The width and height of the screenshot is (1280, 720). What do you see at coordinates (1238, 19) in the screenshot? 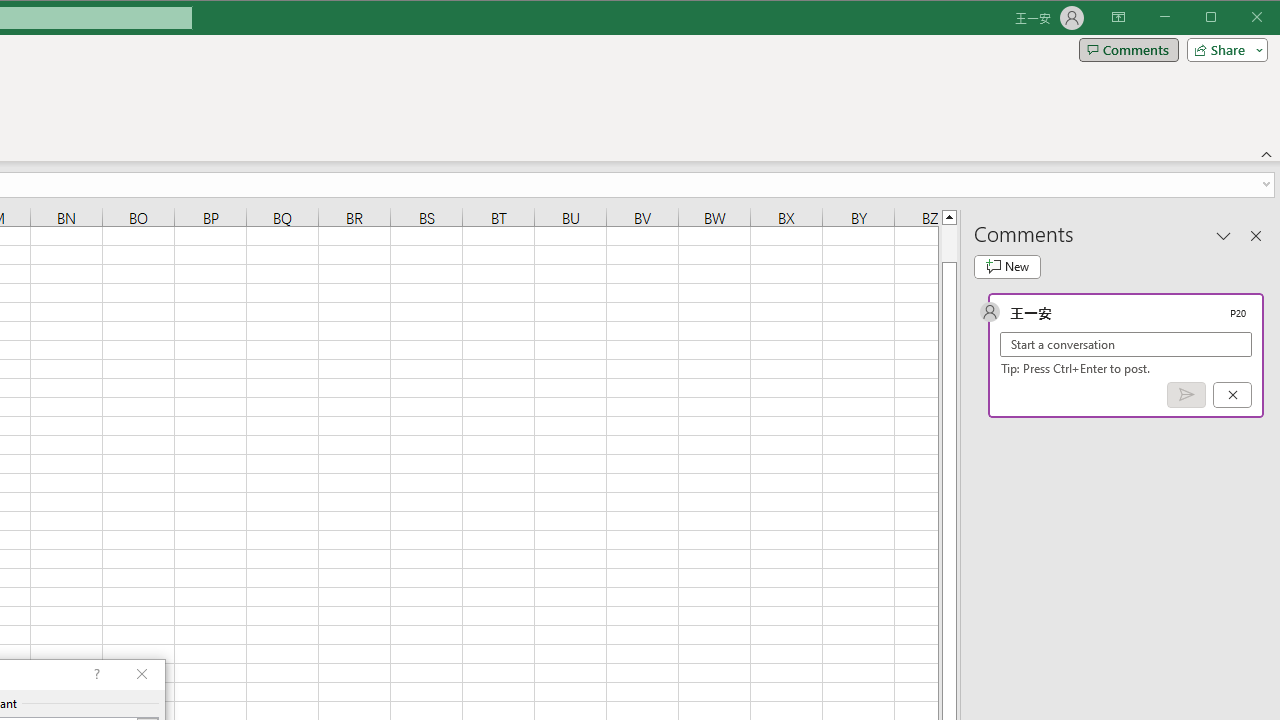
I see `'Maximize'` at bounding box center [1238, 19].